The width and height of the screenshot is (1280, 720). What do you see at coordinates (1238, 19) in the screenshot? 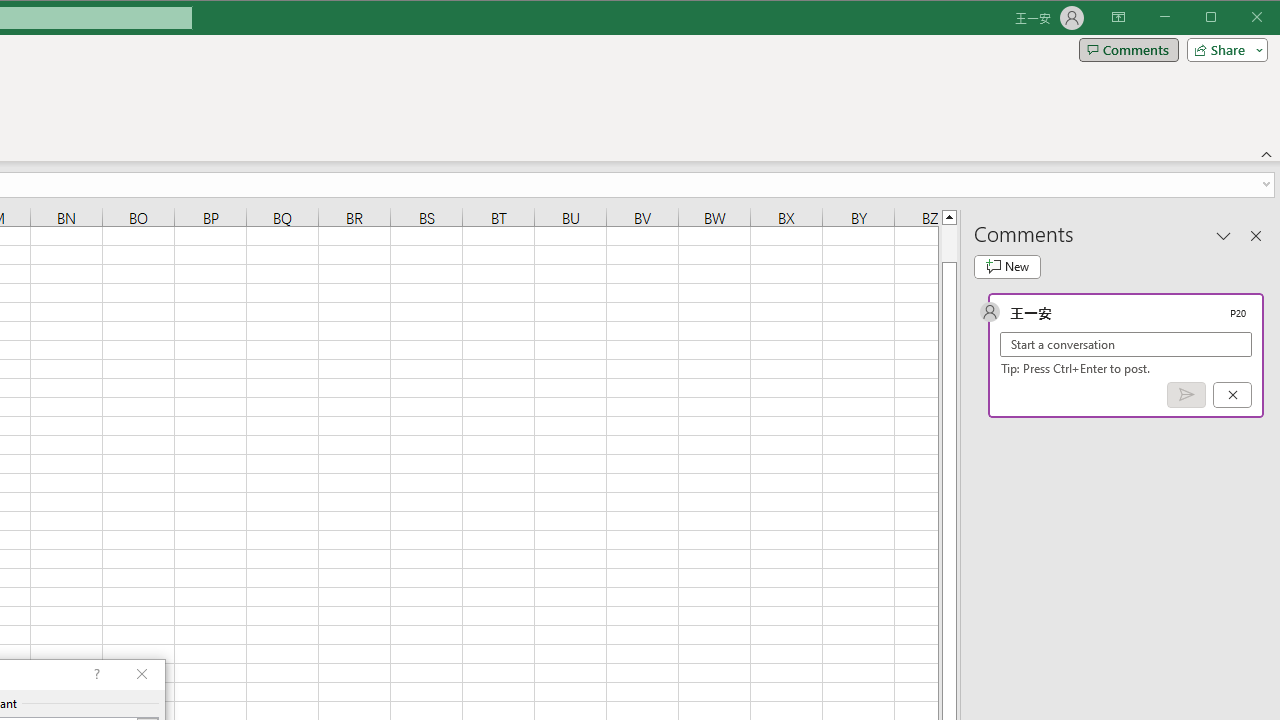
I see `'Maximize'` at bounding box center [1238, 19].